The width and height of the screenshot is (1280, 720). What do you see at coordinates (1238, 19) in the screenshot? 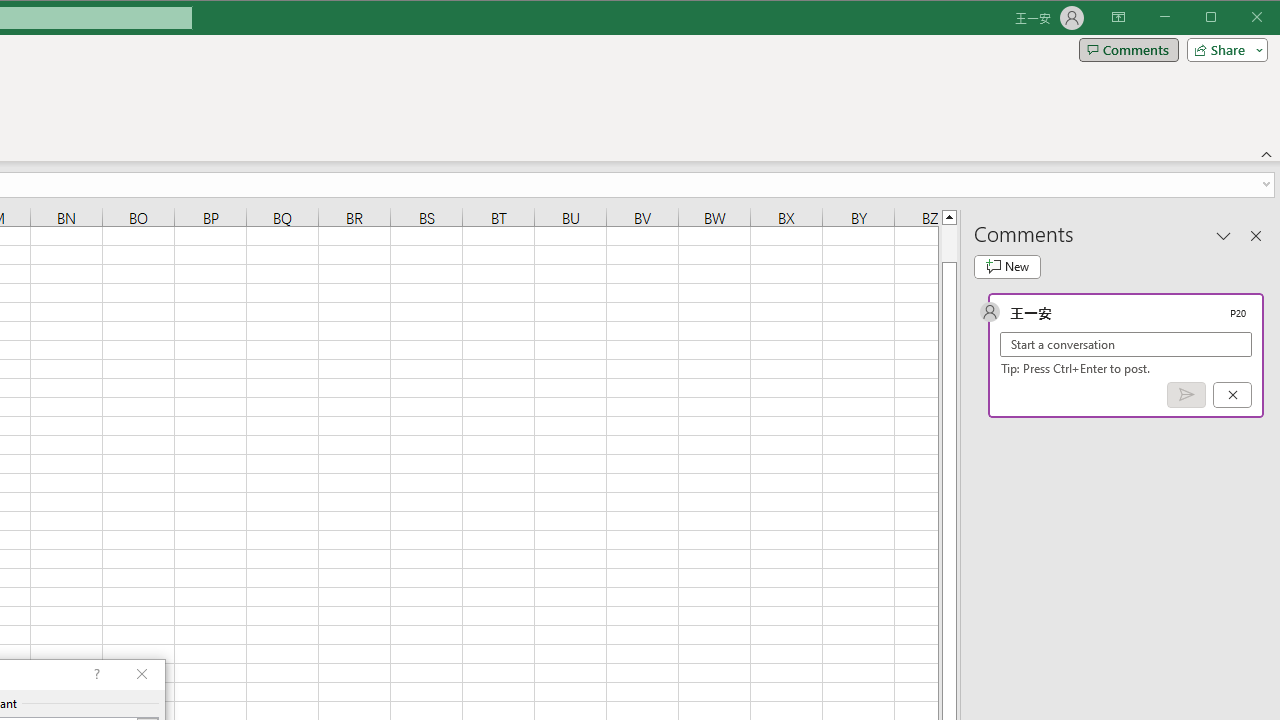
I see `'Maximize'` at bounding box center [1238, 19].